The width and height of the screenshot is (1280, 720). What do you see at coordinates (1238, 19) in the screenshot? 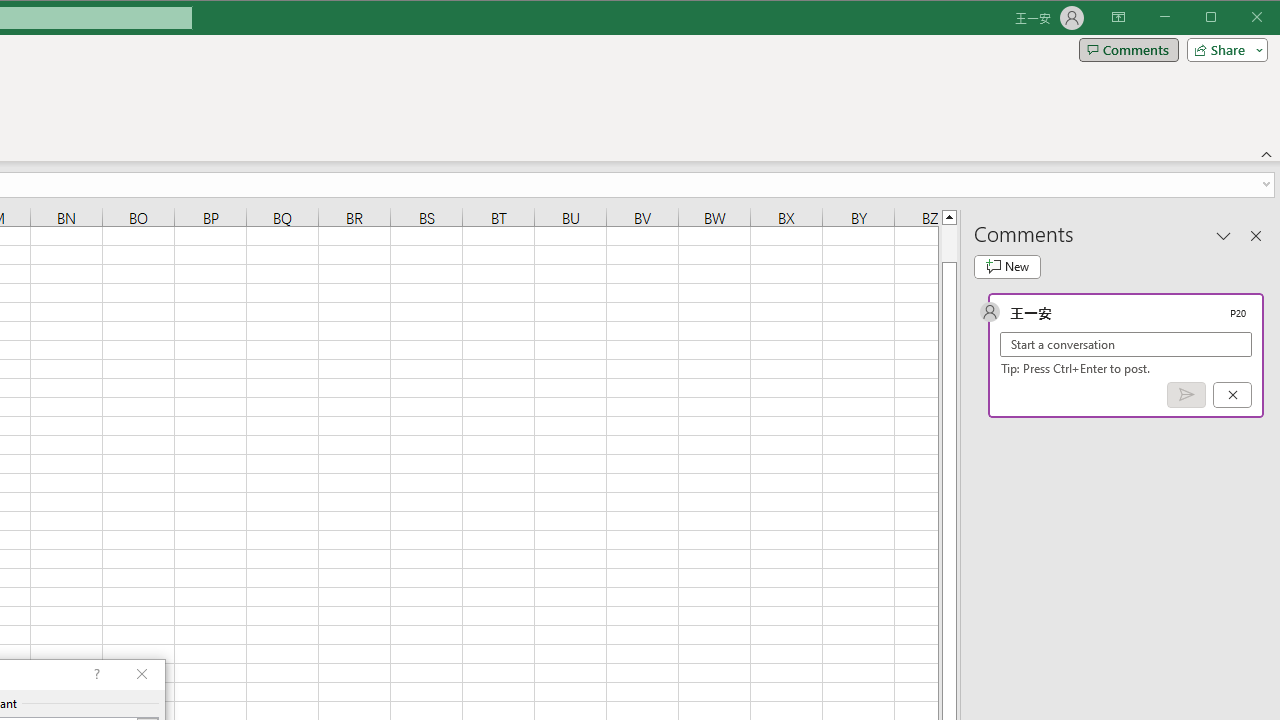
I see `'Maximize'` at bounding box center [1238, 19].